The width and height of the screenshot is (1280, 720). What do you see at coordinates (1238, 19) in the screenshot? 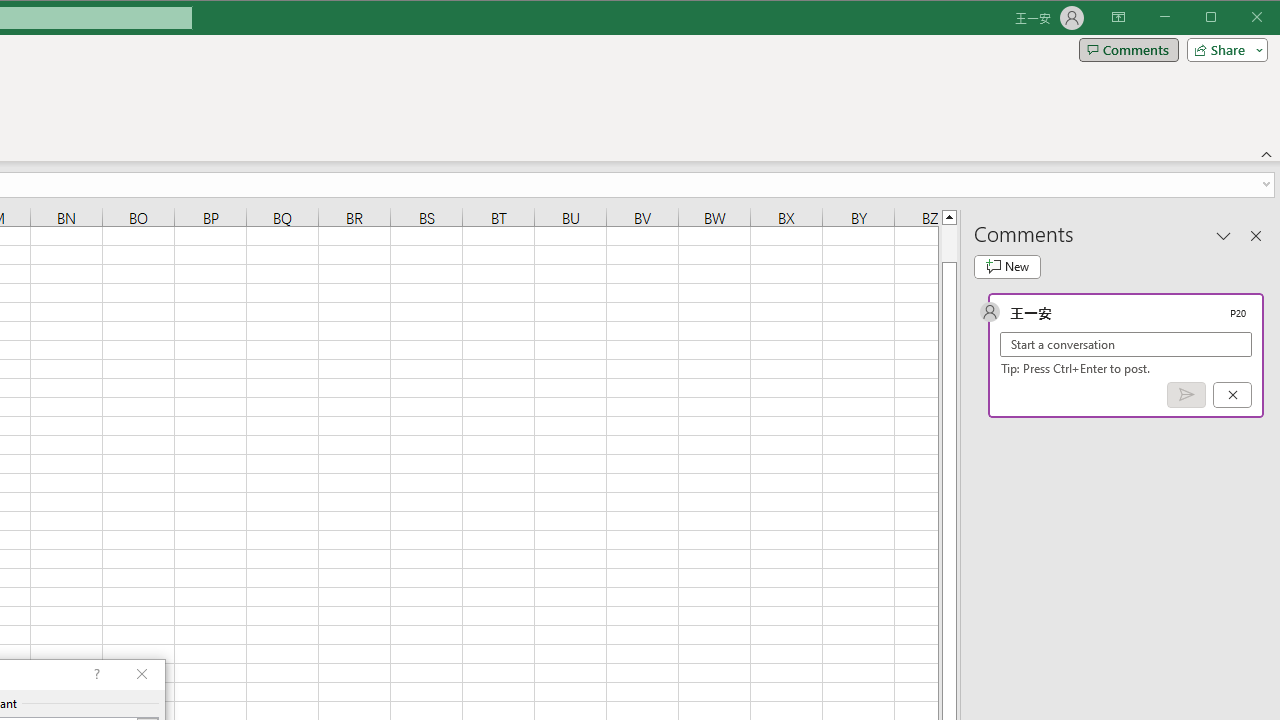
I see `'Maximize'` at bounding box center [1238, 19].